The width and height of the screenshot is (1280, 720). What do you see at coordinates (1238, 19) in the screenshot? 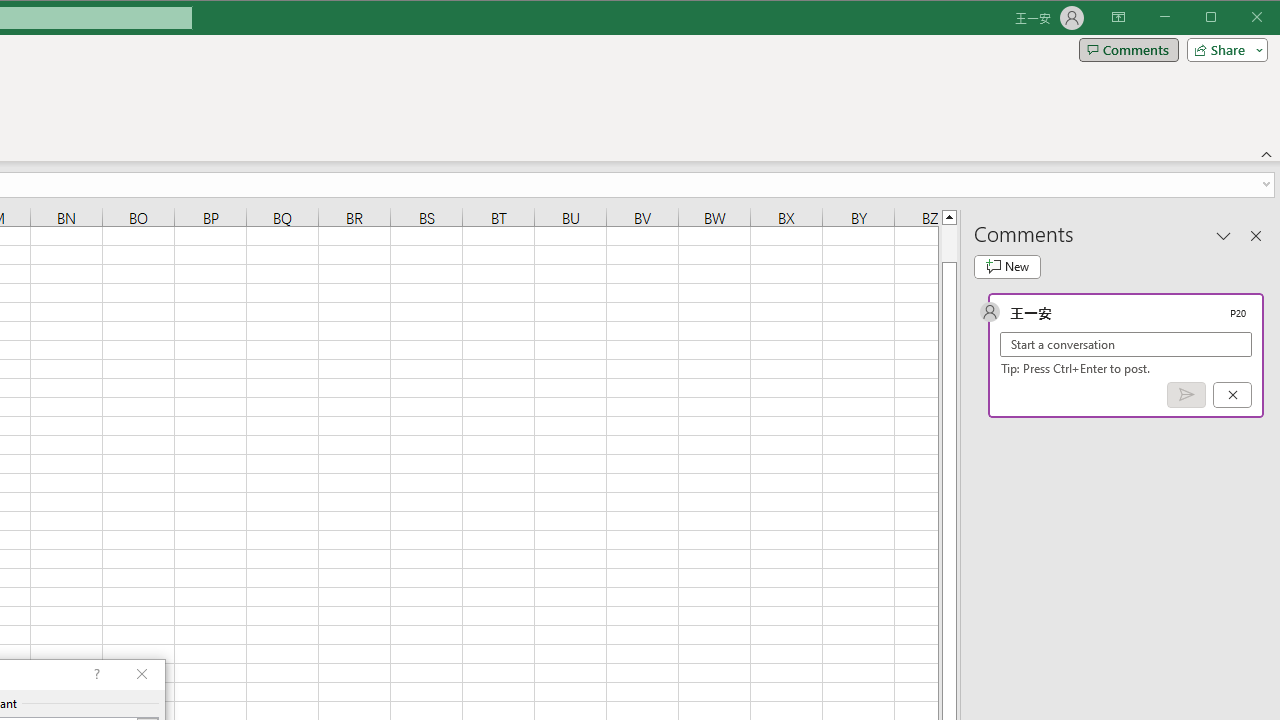
I see `'Maximize'` at bounding box center [1238, 19].